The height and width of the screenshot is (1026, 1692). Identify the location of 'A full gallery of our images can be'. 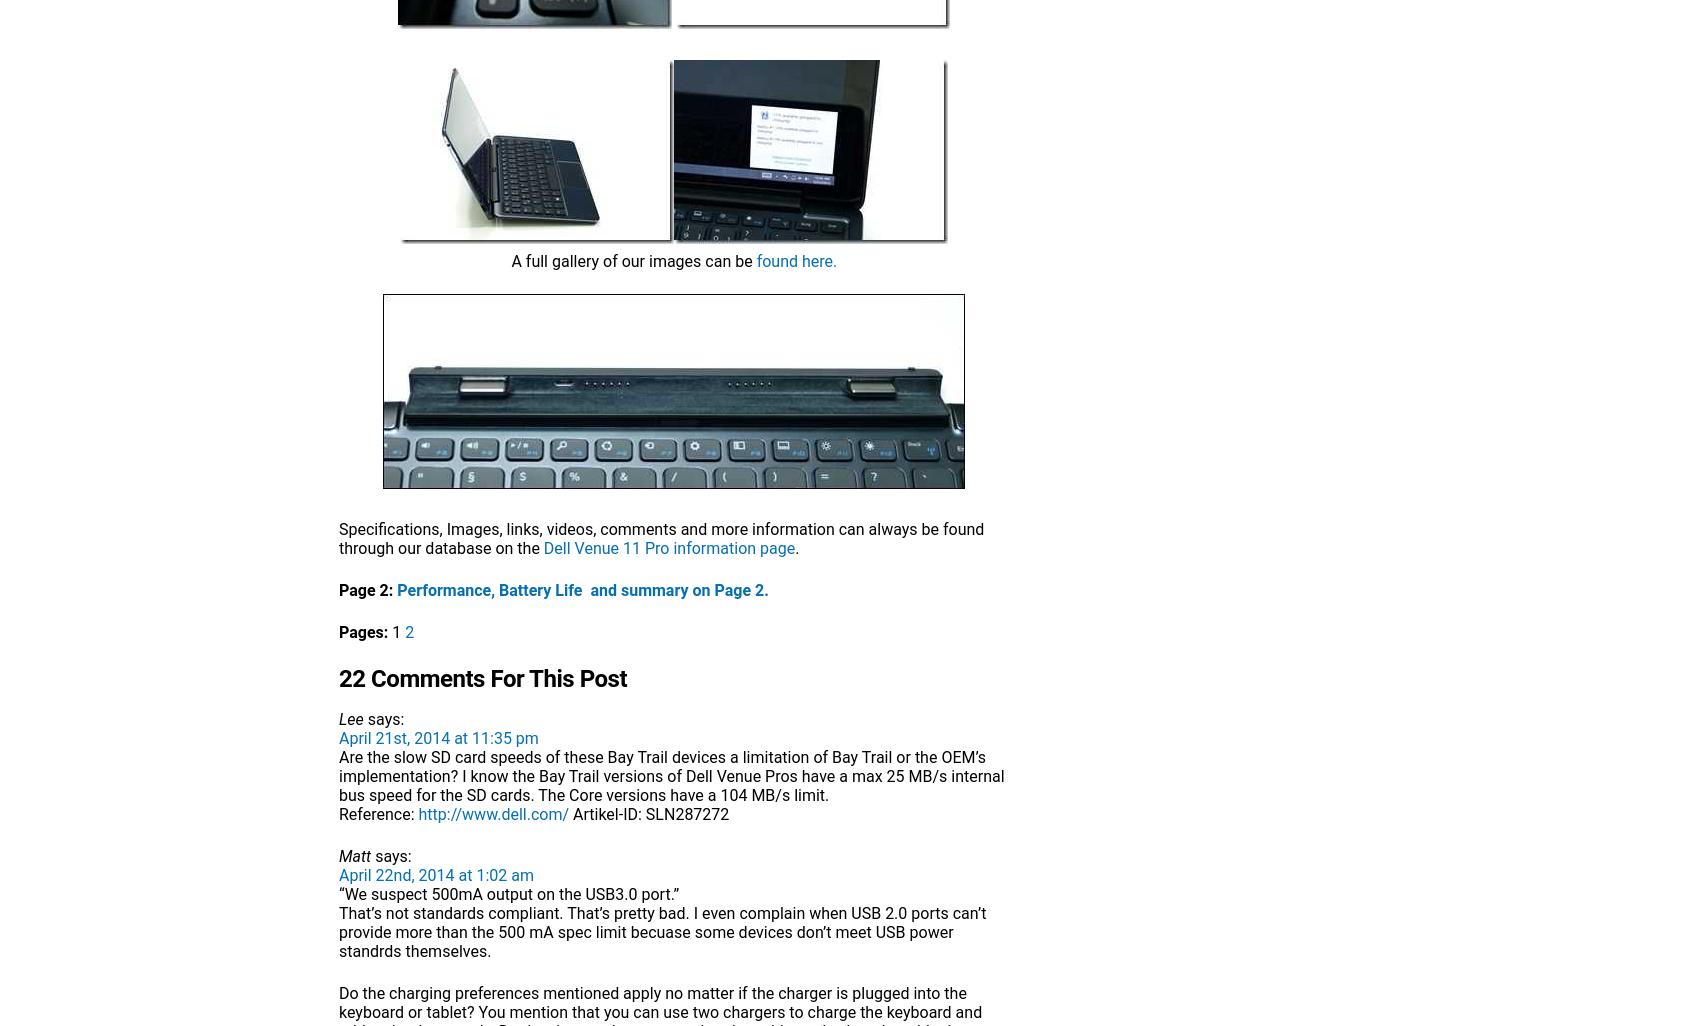
(632, 260).